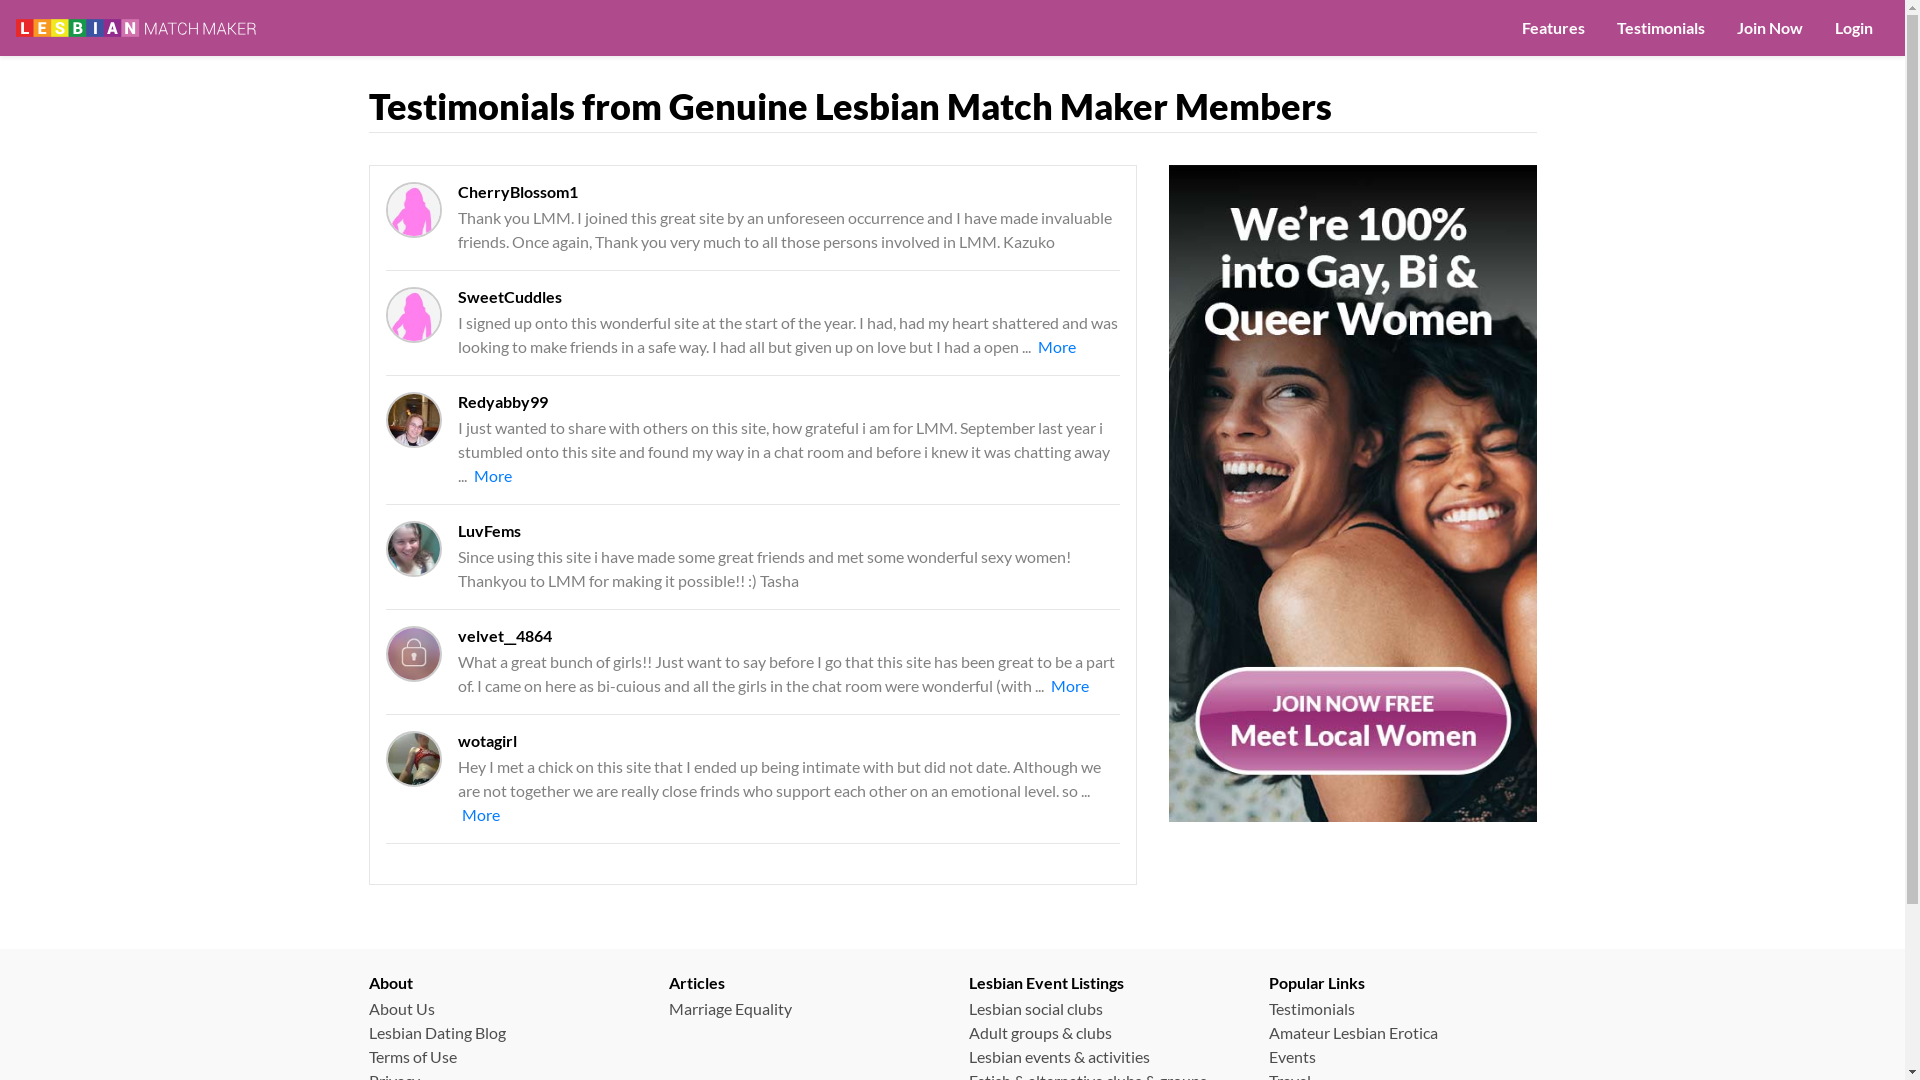  I want to click on 'Amateur Lesbian Erotica', so click(1266, 1032).